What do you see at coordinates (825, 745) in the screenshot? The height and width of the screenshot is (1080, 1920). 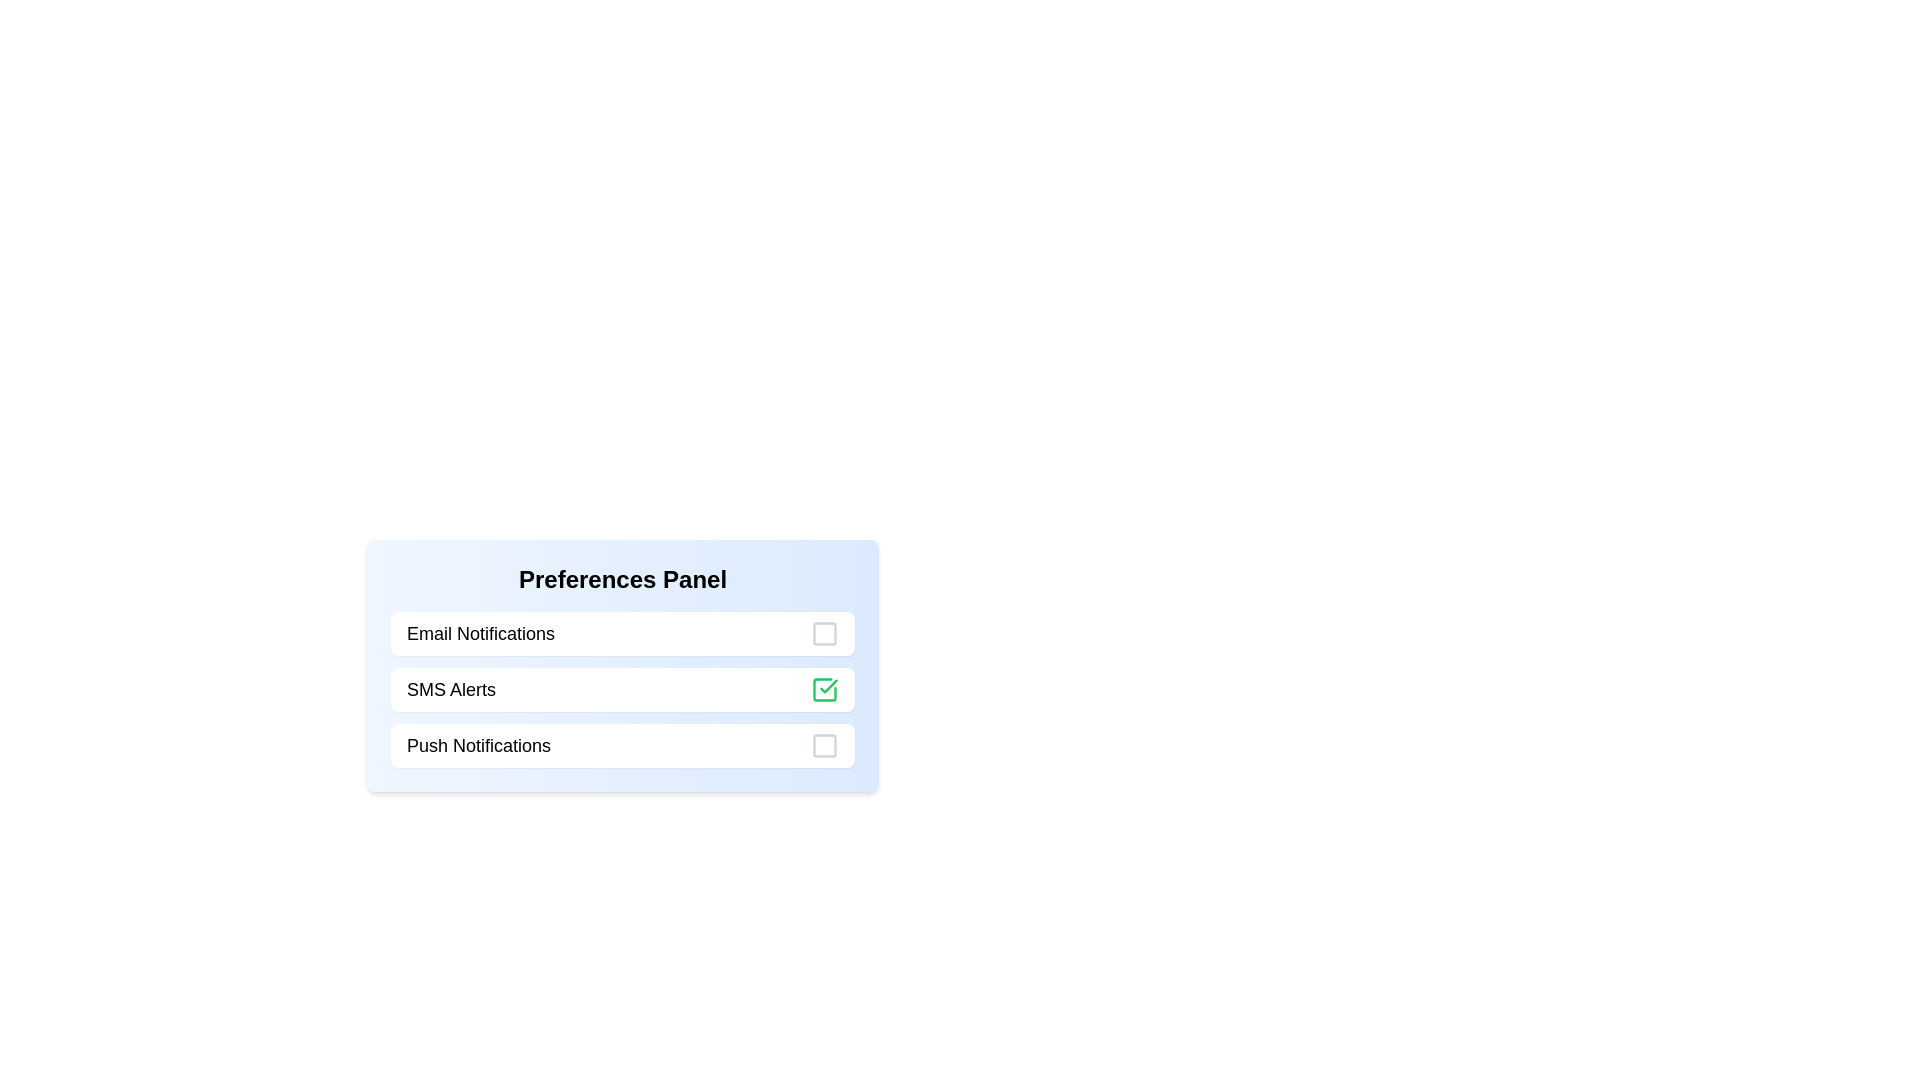 I see `from the checkbox styled with a lightweight gray border located inline with the label 'Push Notifications'` at bounding box center [825, 745].